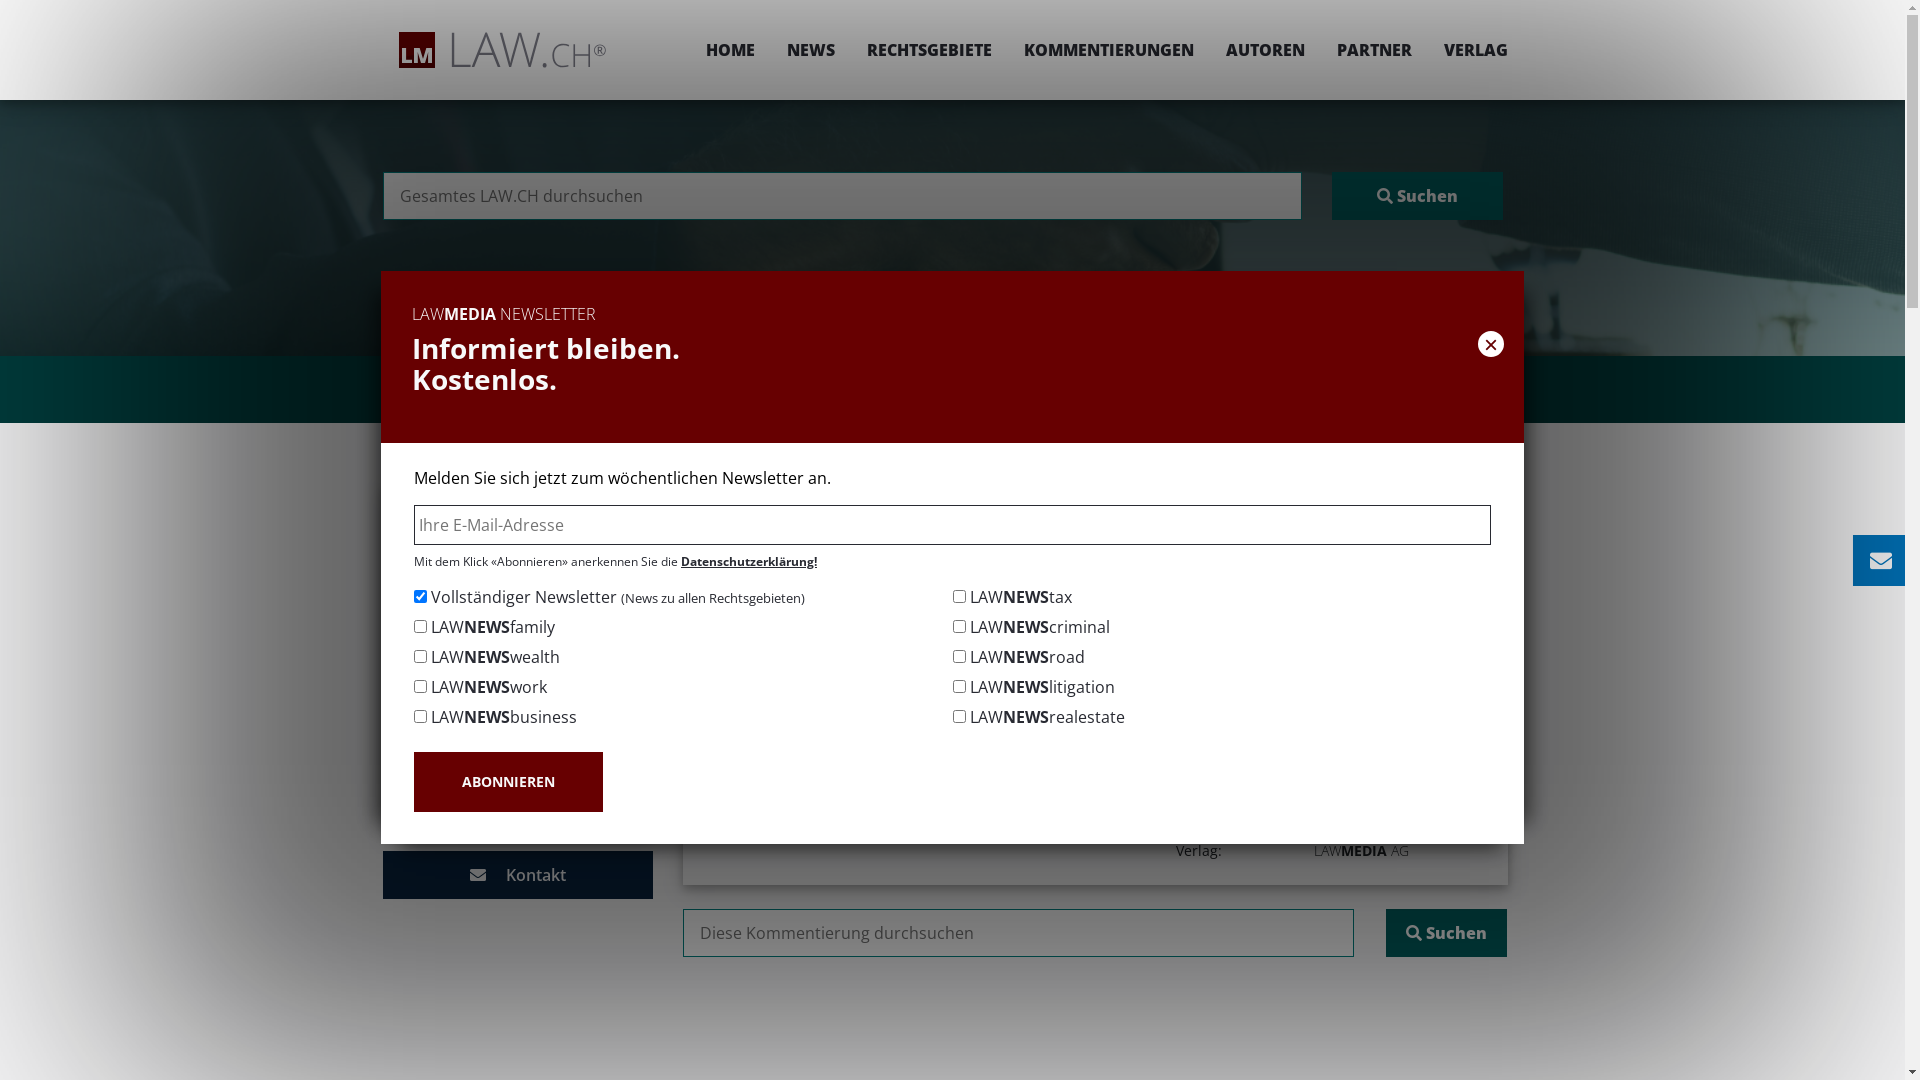 This screenshot has height=1080, width=1920. I want to click on 'RECHTSGEBIETE', so click(927, 49).